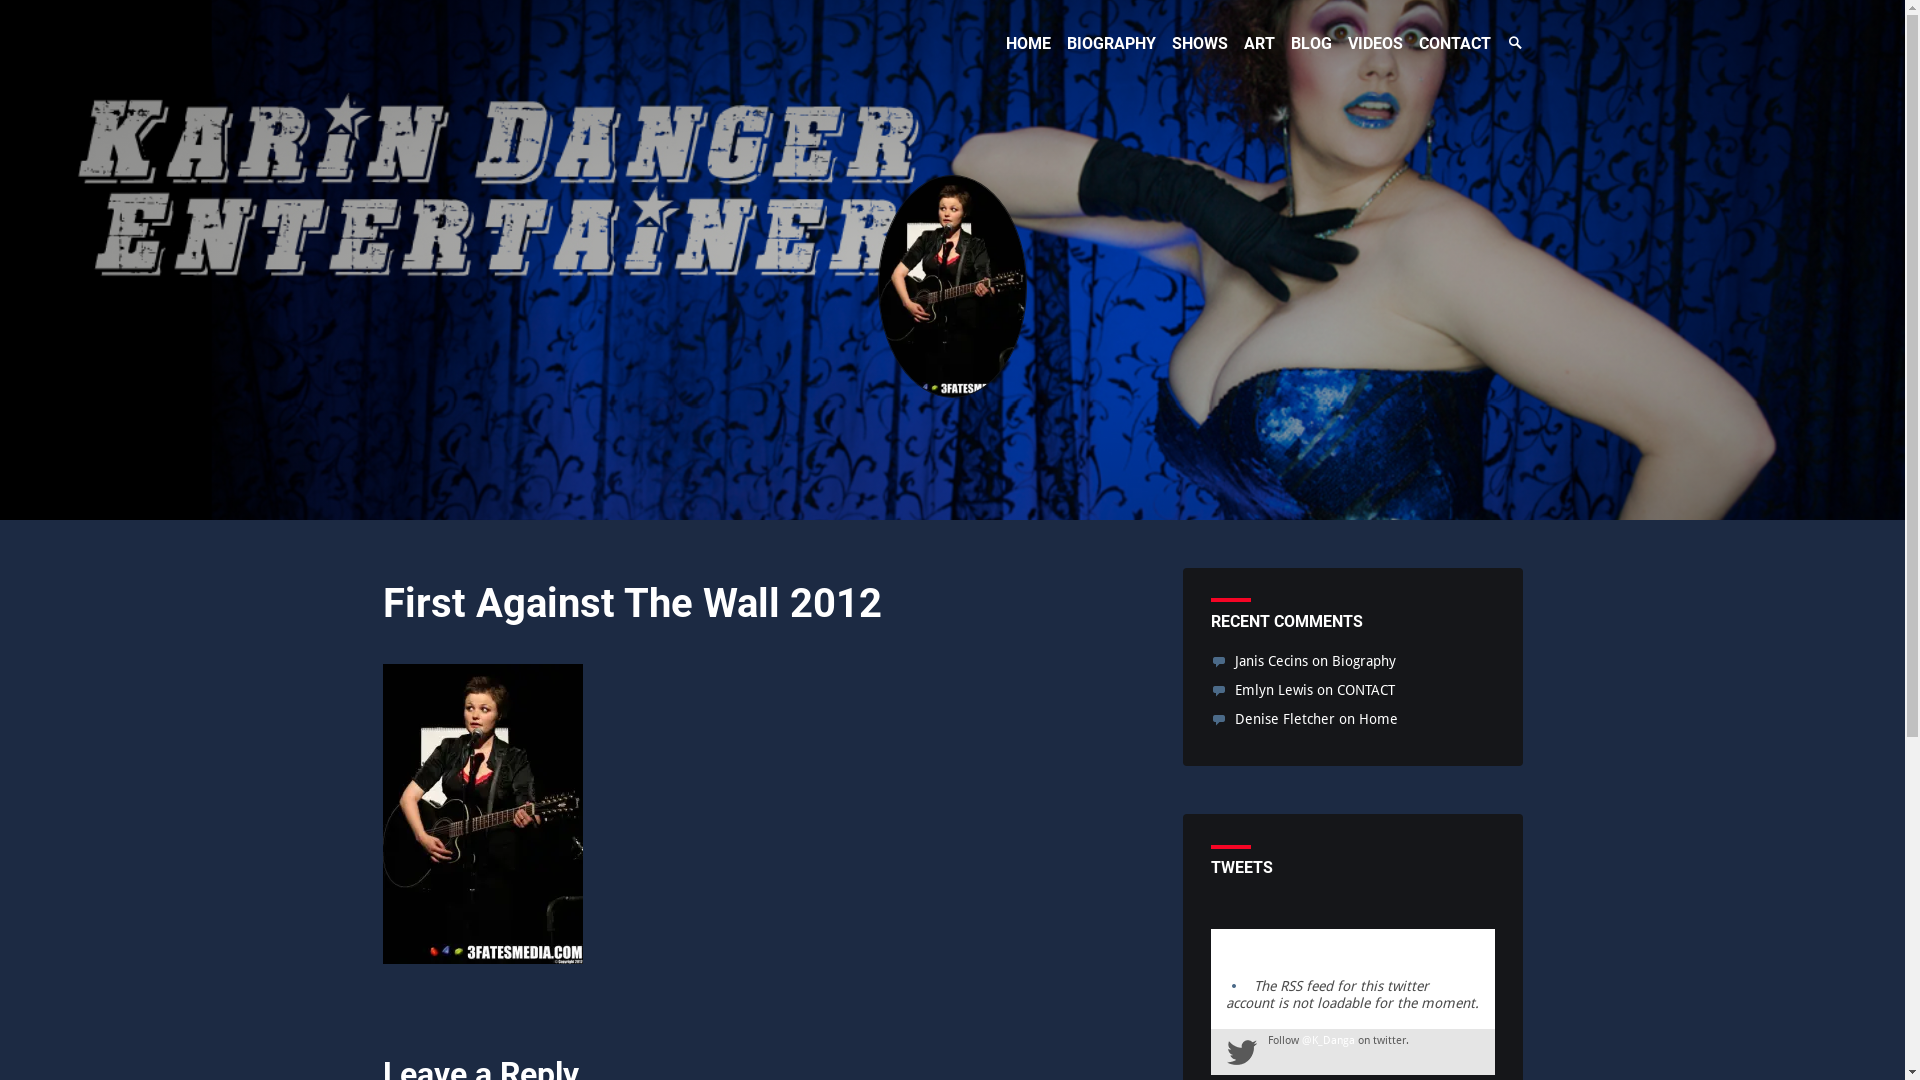 This screenshot has height=1080, width=1920. What do you see at coordinates (1454, 43) in the screenshot?
I see `'CONTACT'` at bounding box center [1454, 43].